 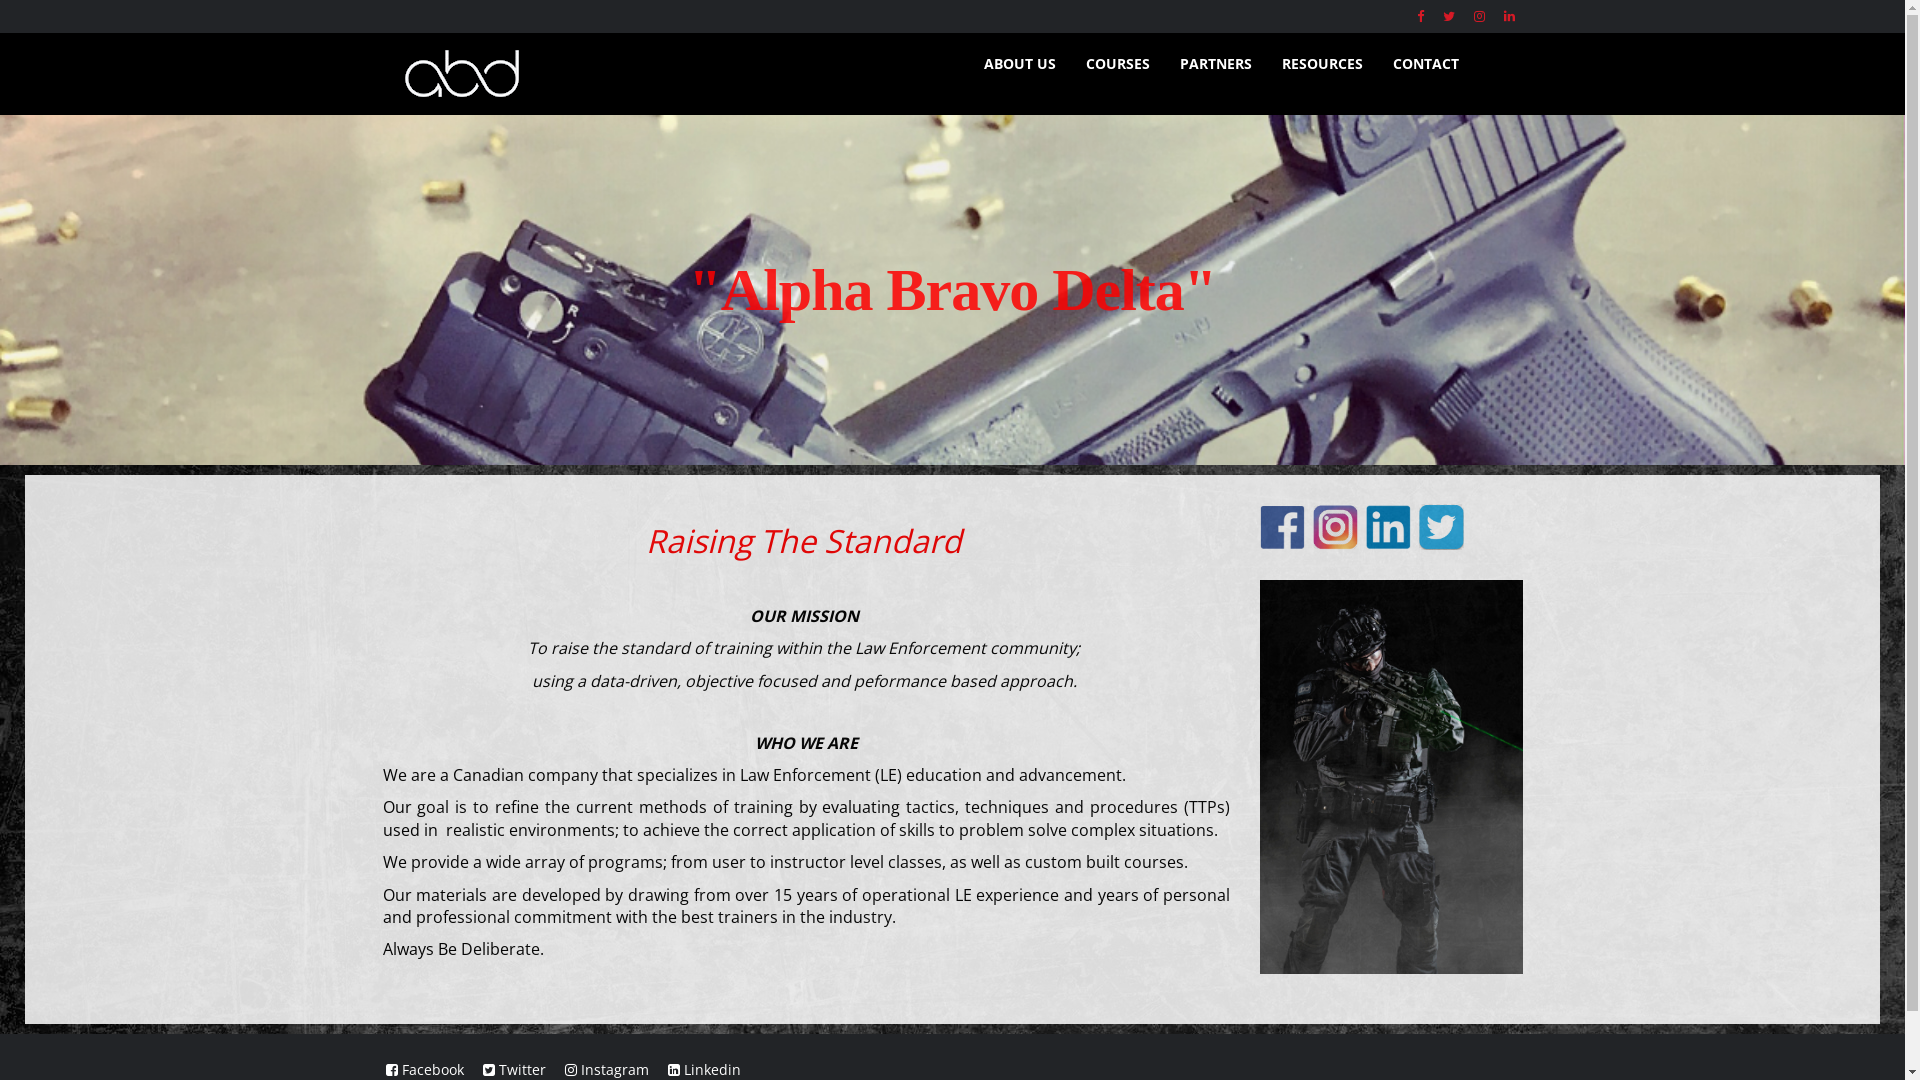 What do you see at coordinates (563, 1068) in the screenshot?
I see `'Instagram'` at bounding box center [563, 1068].